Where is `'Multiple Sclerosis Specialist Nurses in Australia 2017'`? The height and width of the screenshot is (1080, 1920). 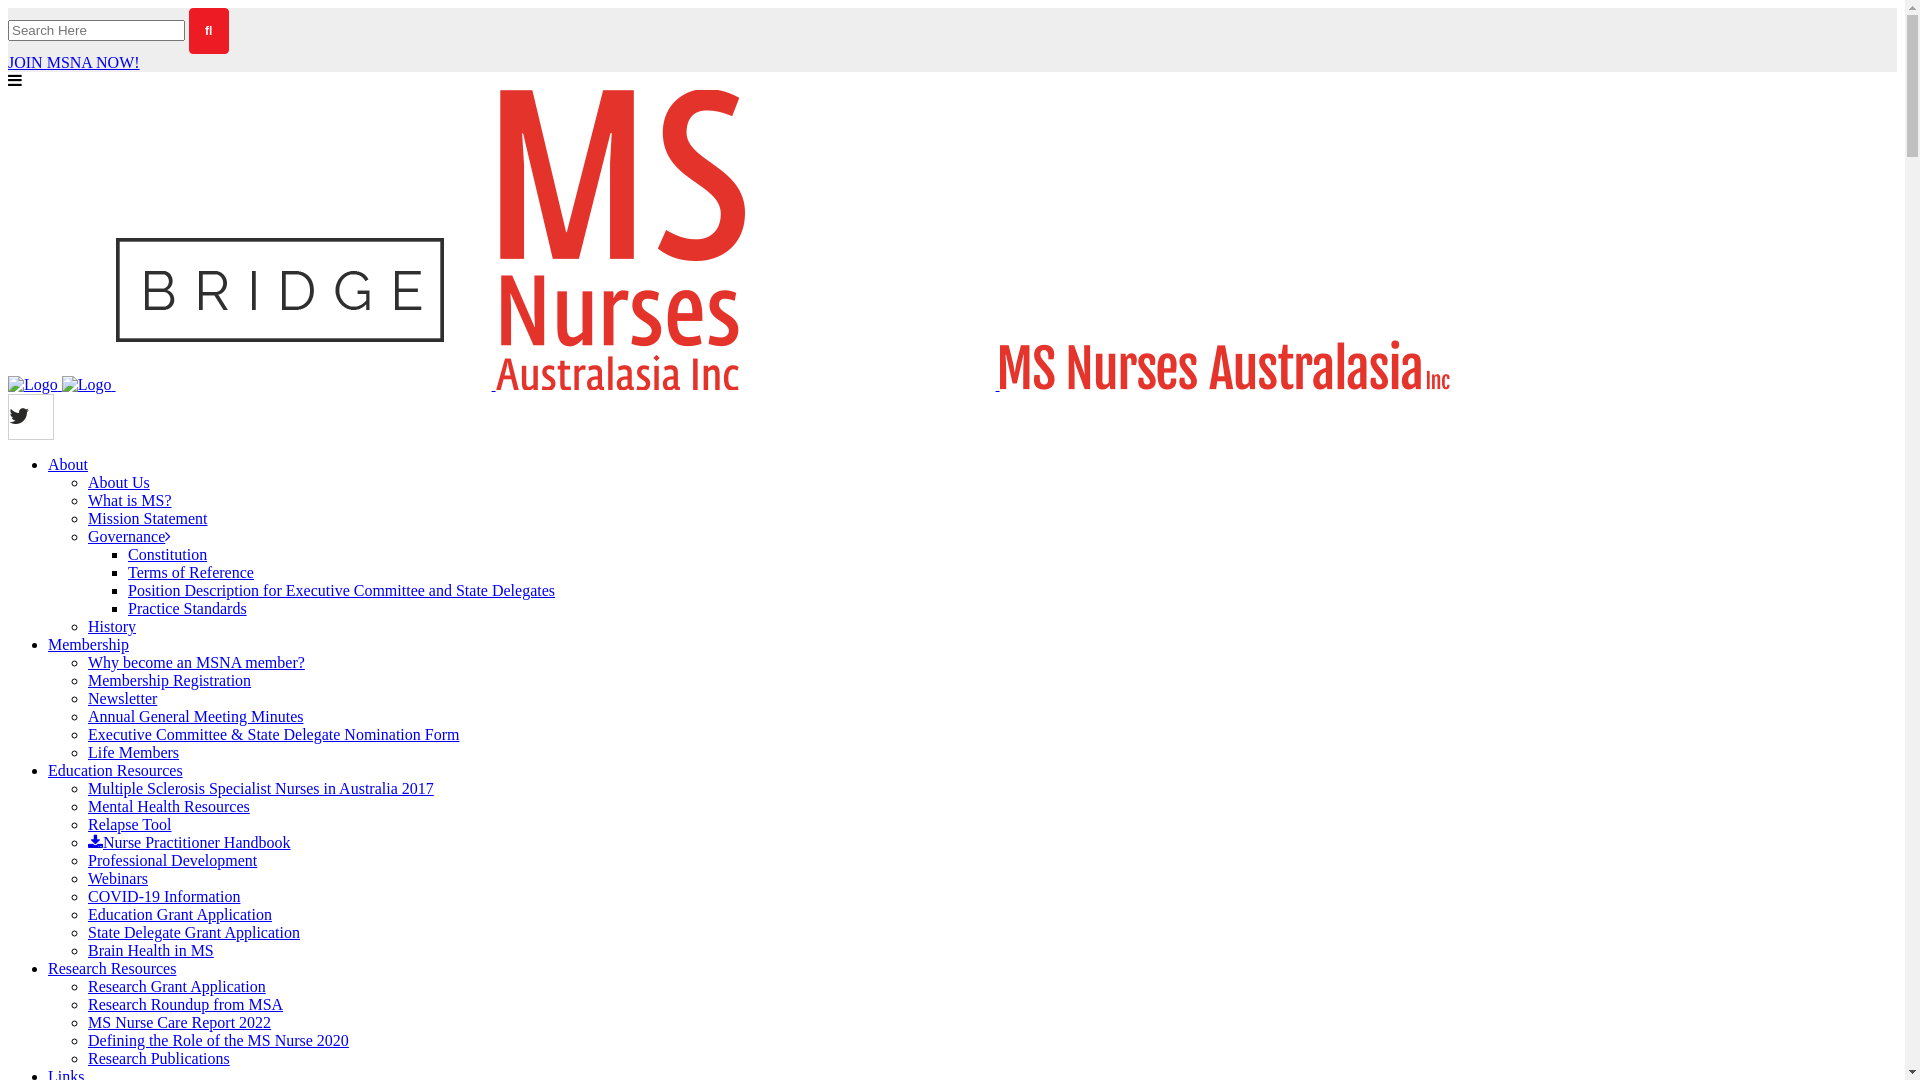 'Multiple Sclerosis Specialist Nurses in Australia 2017' is located at coordinates (259, 787).